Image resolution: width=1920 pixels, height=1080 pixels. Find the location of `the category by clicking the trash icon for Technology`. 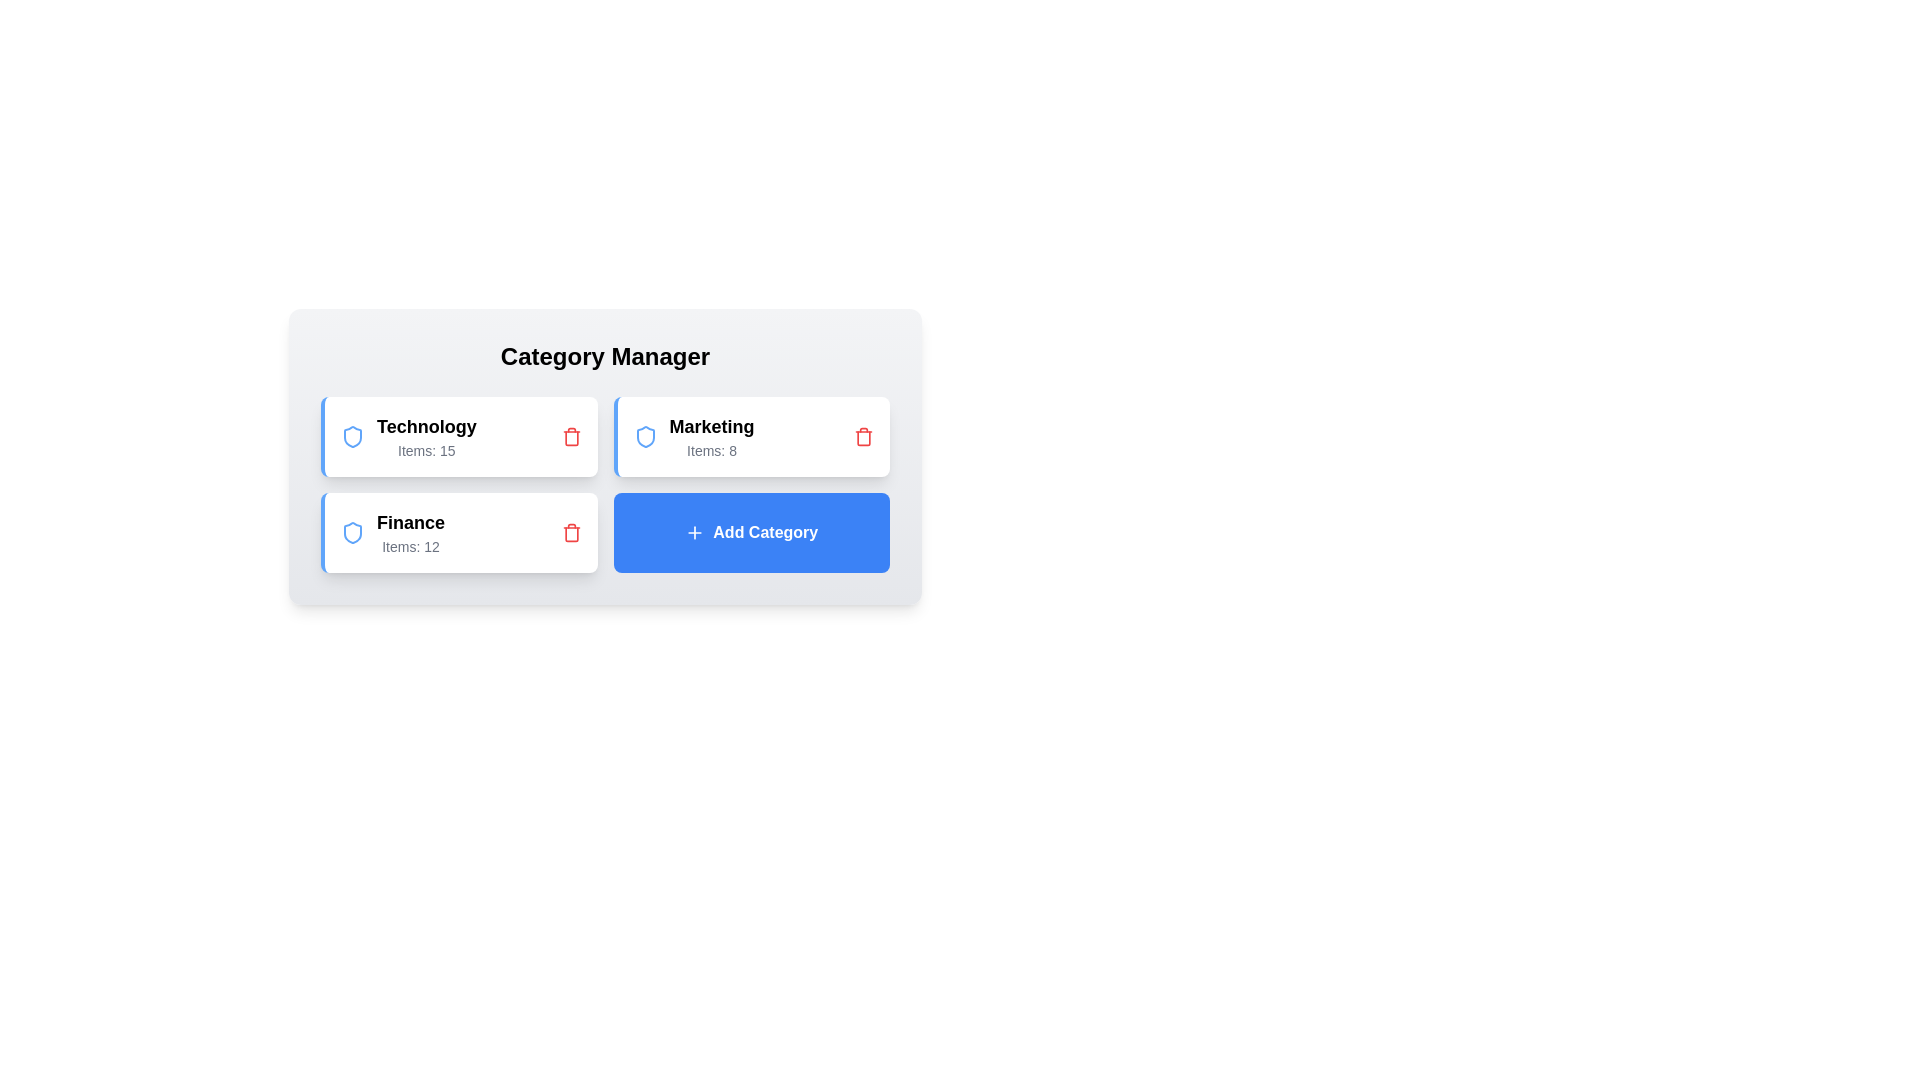

the category by clicking the trash icon for Technology is located at coordinates (570, 435).